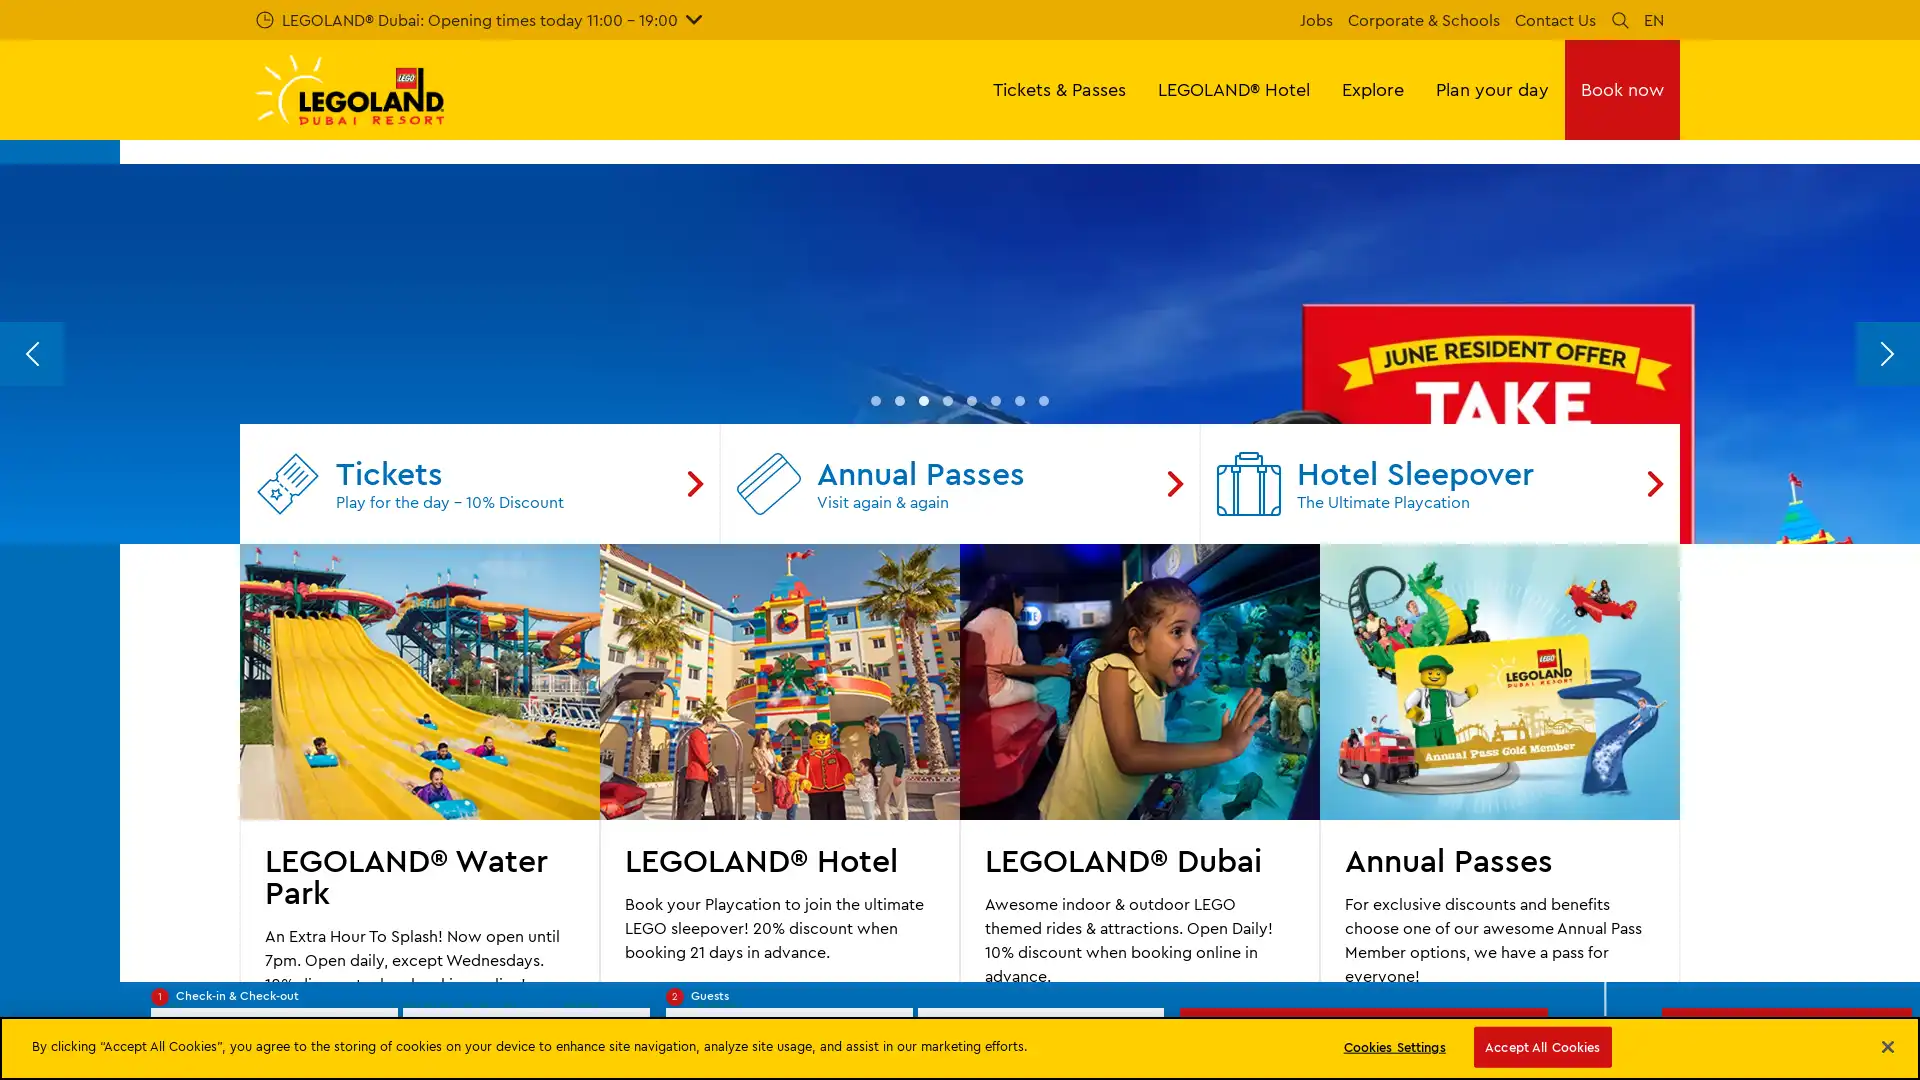 The width and height of the screenshot is (1920, 1080). Describe the element at coordinates (1622, 88) in the screenshot. I see `Book now` at that location.